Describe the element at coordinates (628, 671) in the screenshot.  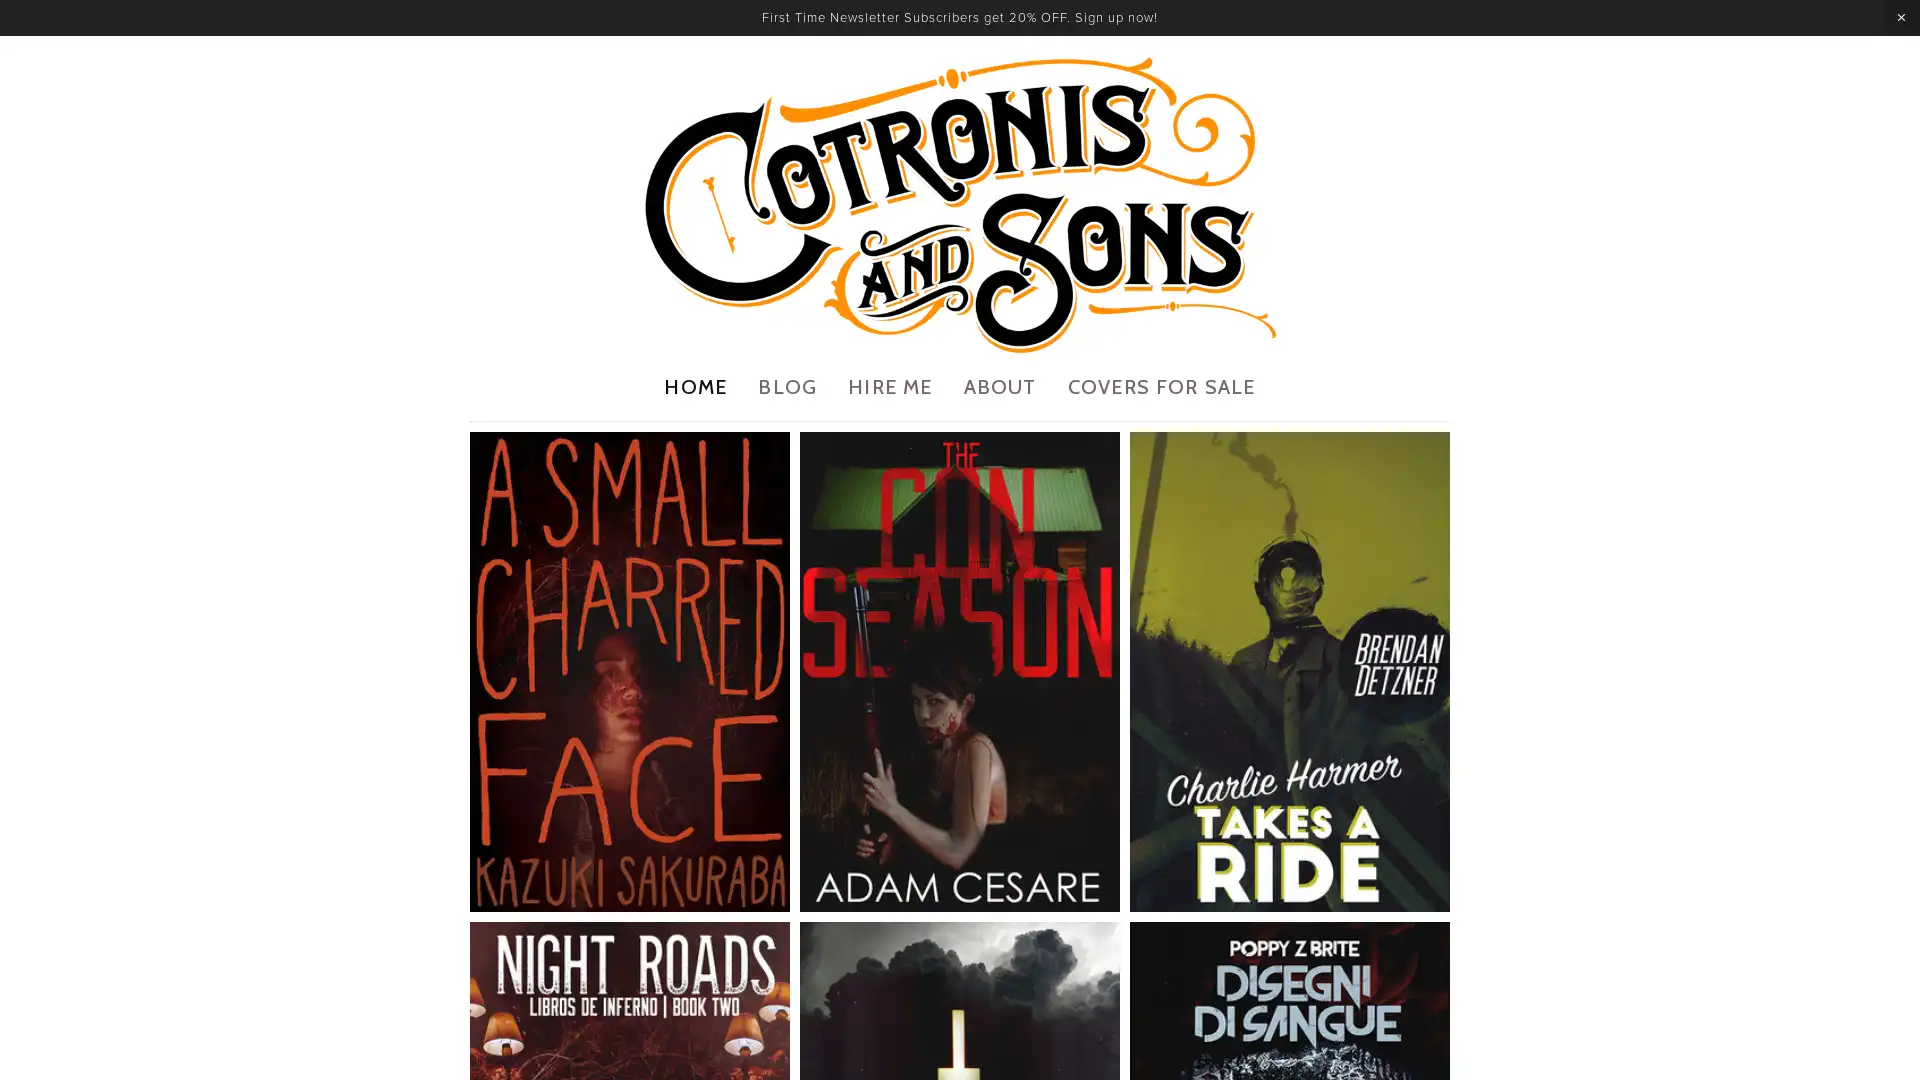
I see `View fullsize 1.jpg` at that location.